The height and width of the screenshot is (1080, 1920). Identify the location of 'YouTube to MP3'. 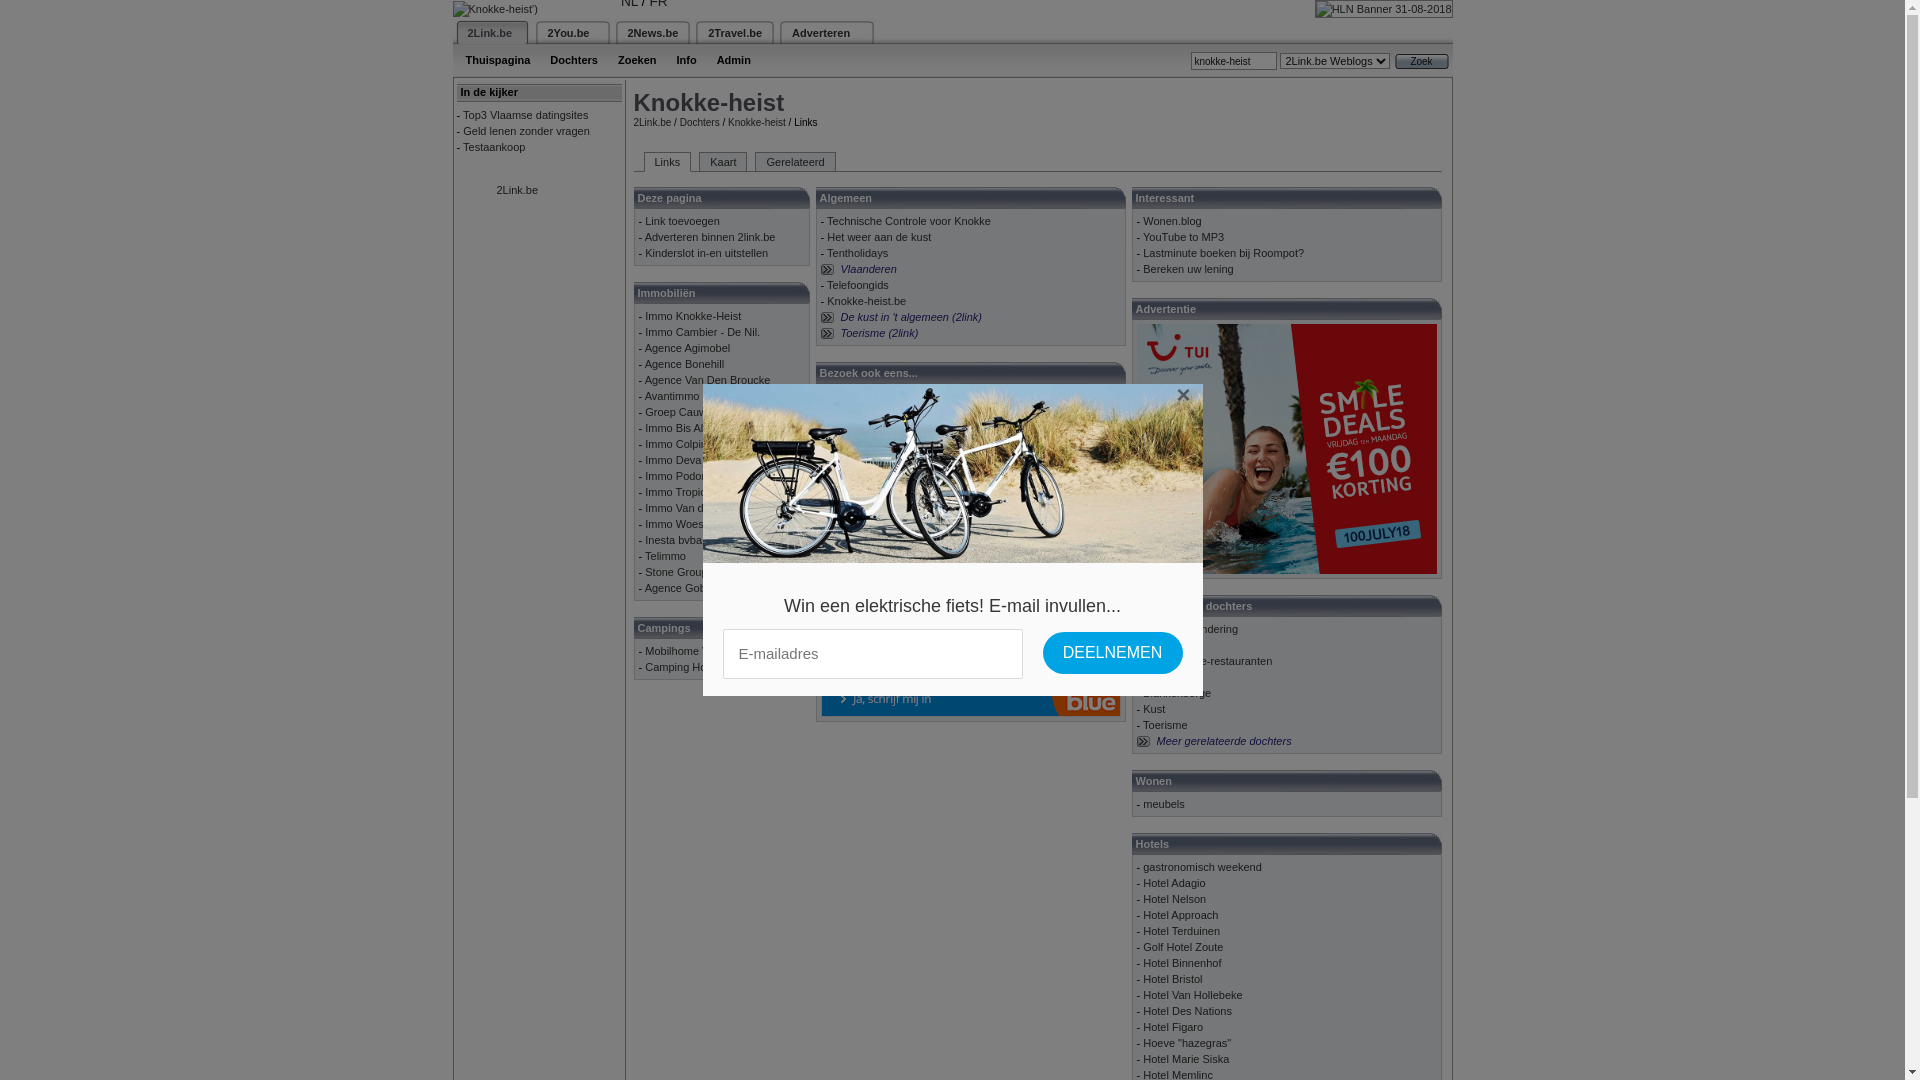
(1142, 235).